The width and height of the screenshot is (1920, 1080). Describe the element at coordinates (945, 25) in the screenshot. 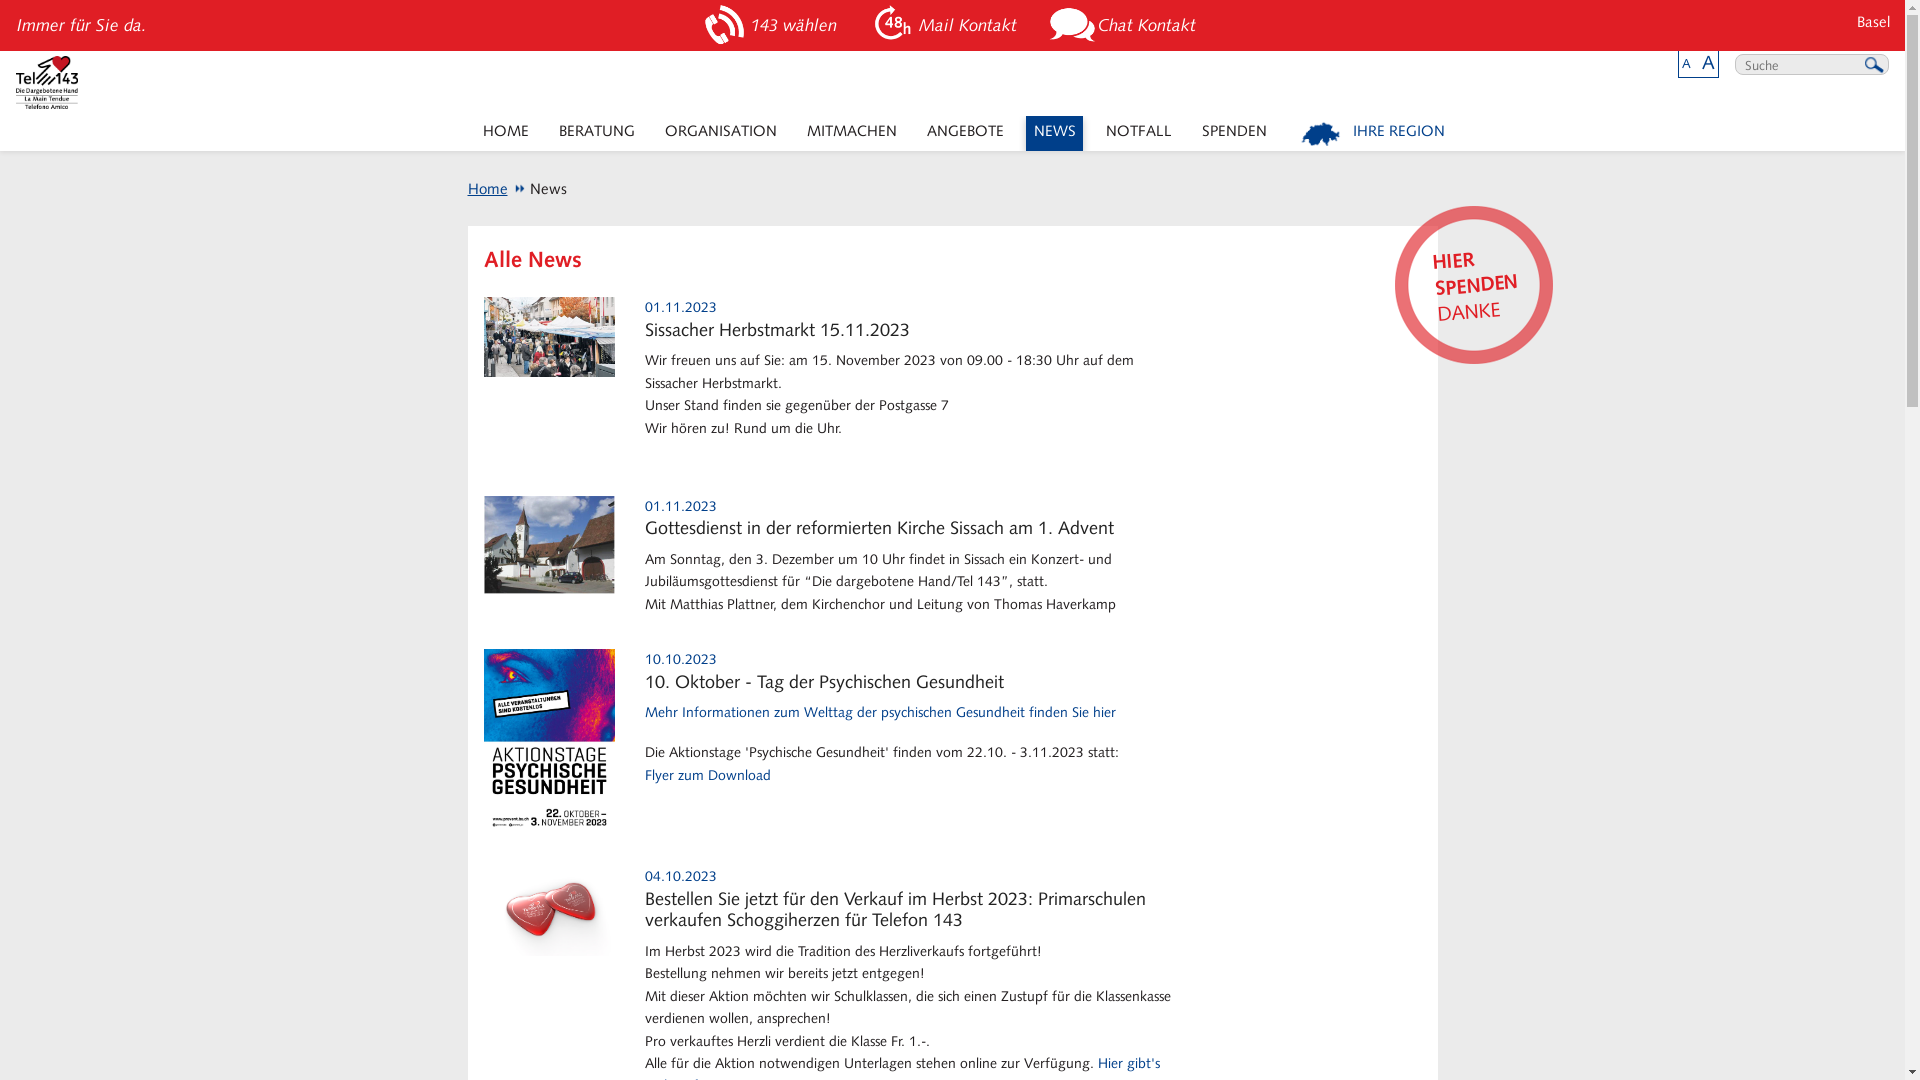

I see `'Mail Kontakt'` at that location.